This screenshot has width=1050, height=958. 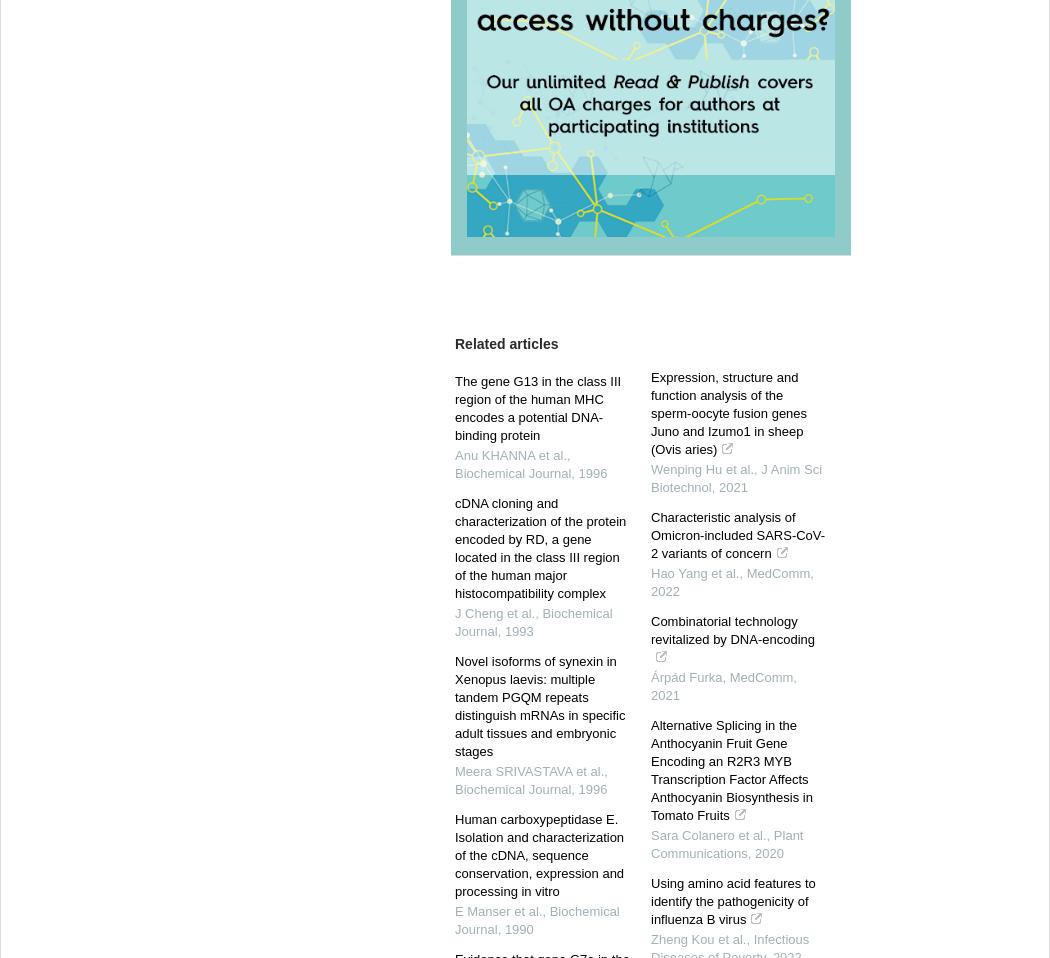 What do you see at coordinates (517, 929) in the screenshot?
I see `'1990'` at bounding box center [517, 929].